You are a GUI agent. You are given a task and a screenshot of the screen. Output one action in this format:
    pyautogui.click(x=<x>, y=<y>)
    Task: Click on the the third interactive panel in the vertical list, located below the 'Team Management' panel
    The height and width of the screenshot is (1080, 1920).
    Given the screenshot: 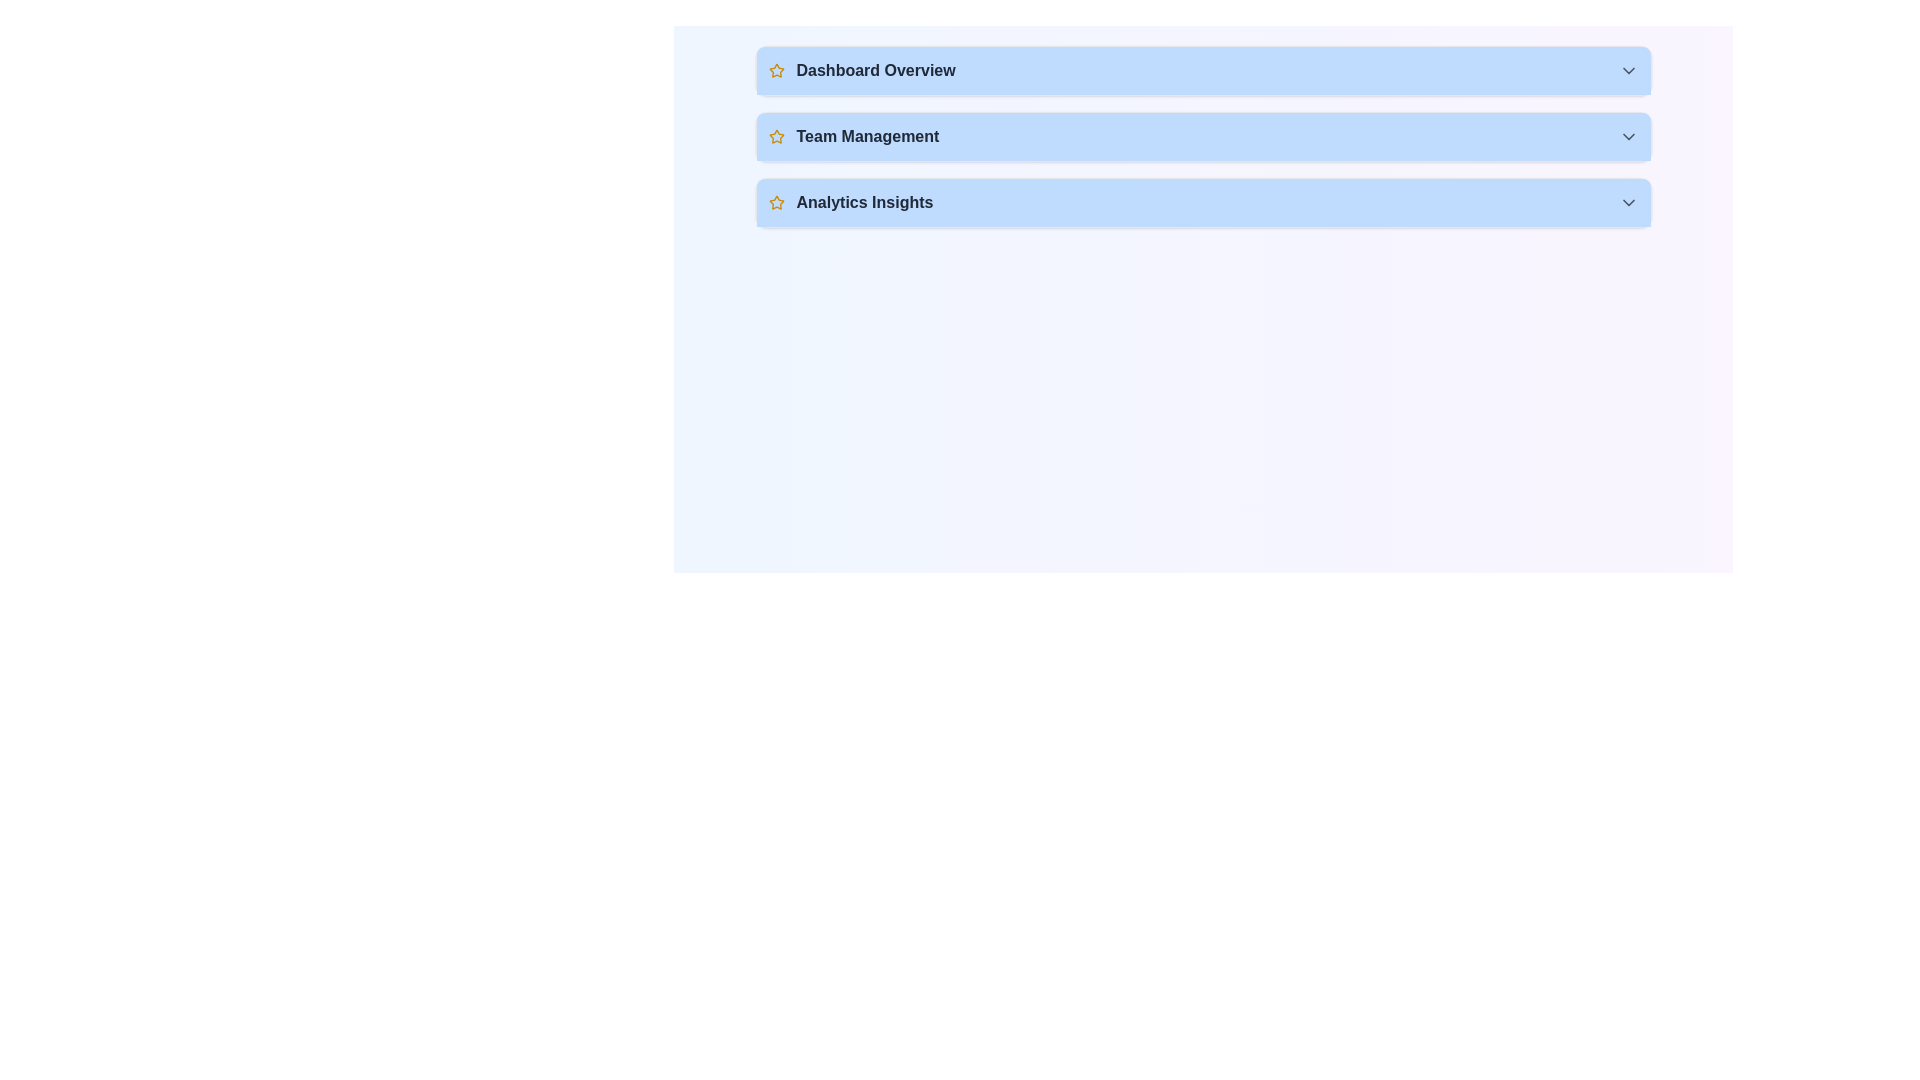 What is the action you would take?
    pyautogui.click(x=1202, y=203)
    